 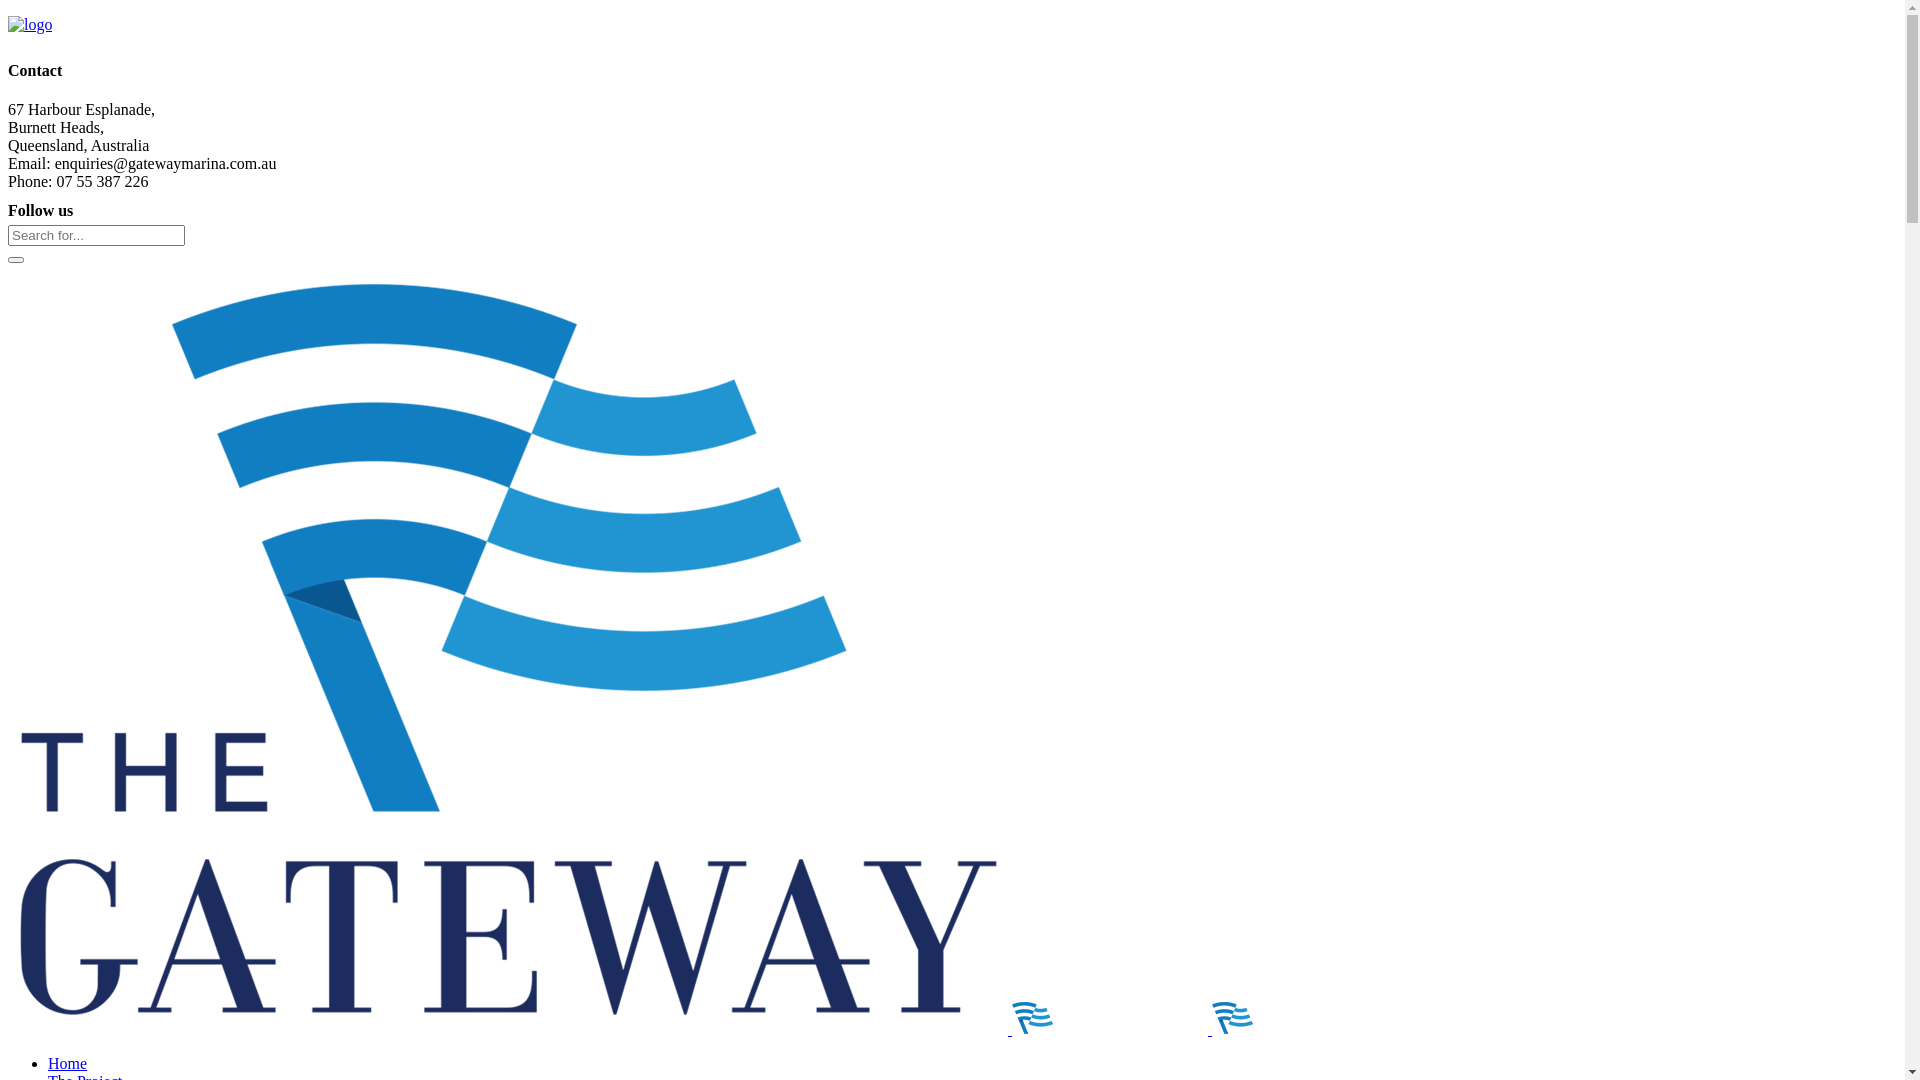 What do you see at coordinates (67, 1062) in the screenshot?
I see `'Home'` at bounding box center [67, 1062].